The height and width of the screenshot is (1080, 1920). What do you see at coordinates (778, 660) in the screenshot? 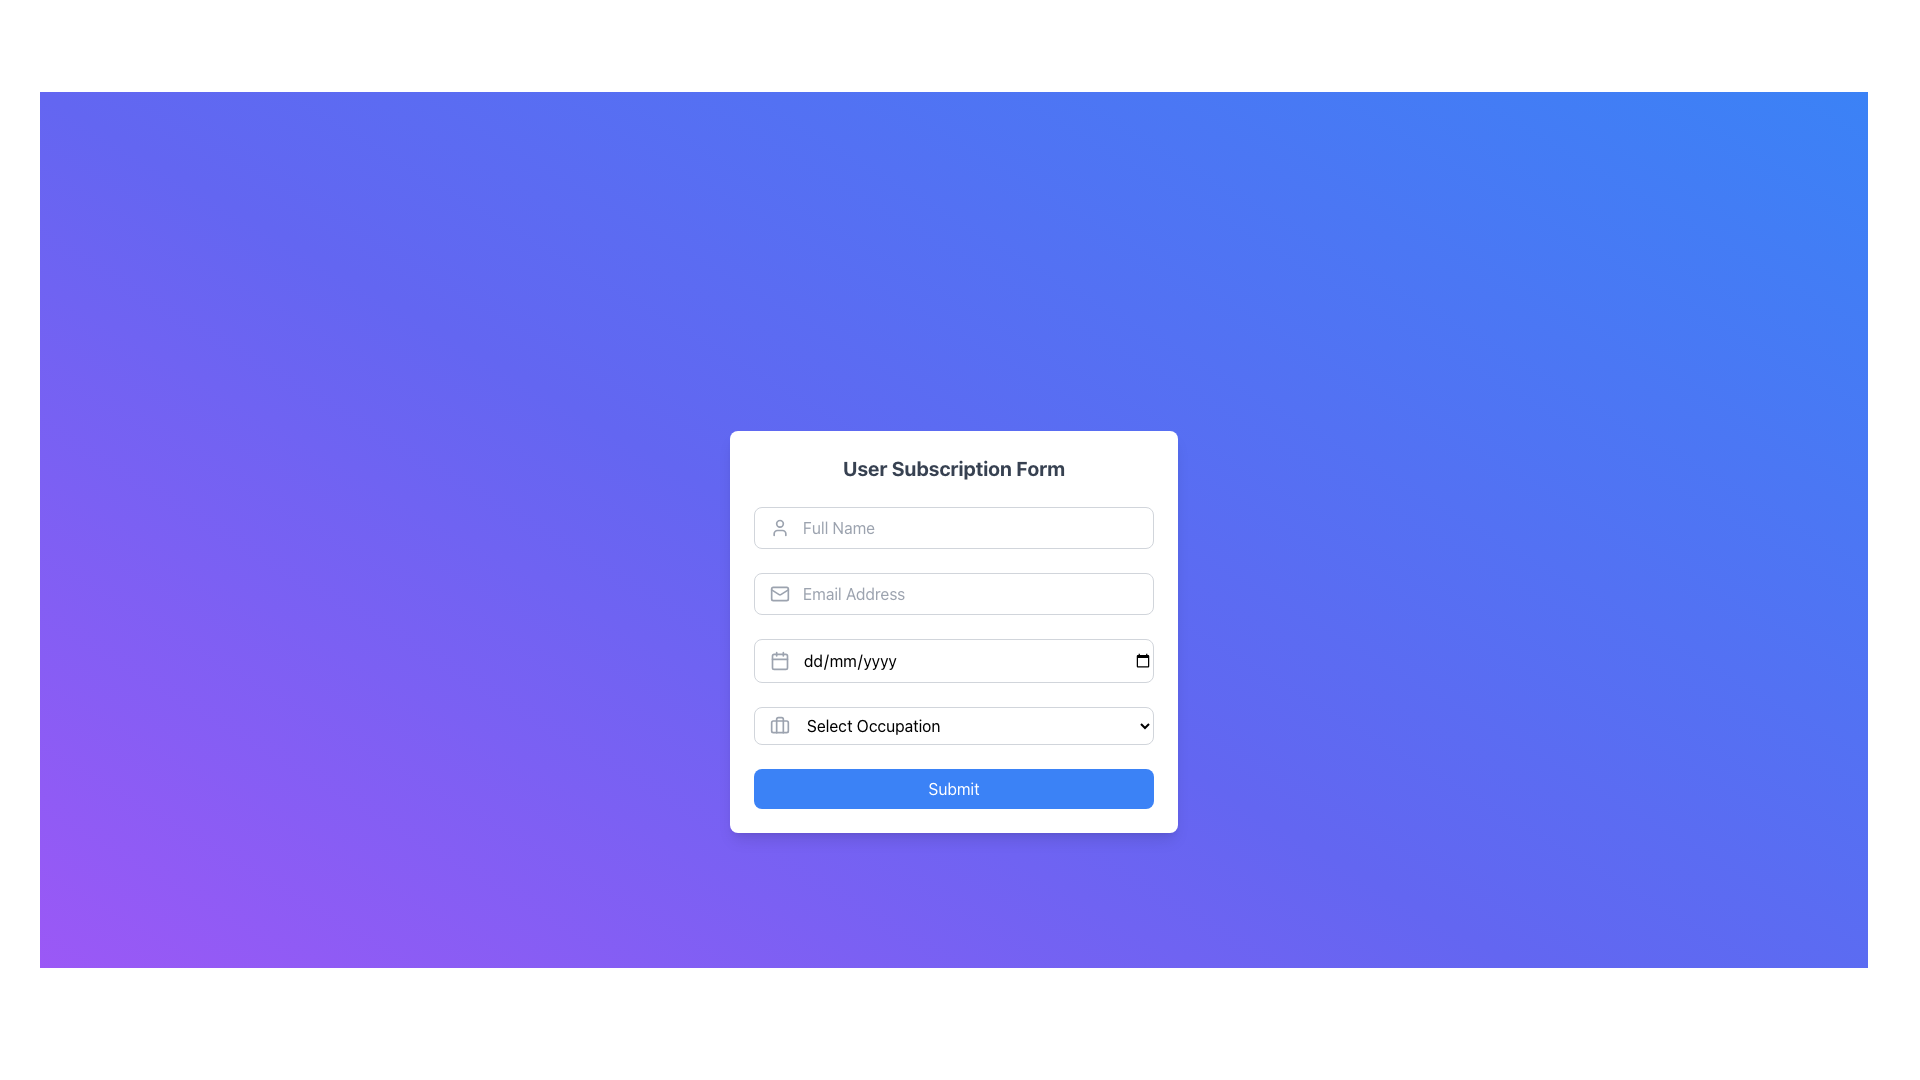
I see `the static SVG calendar icon element located in the left part of the date input field` at bounding box center [778, 660].